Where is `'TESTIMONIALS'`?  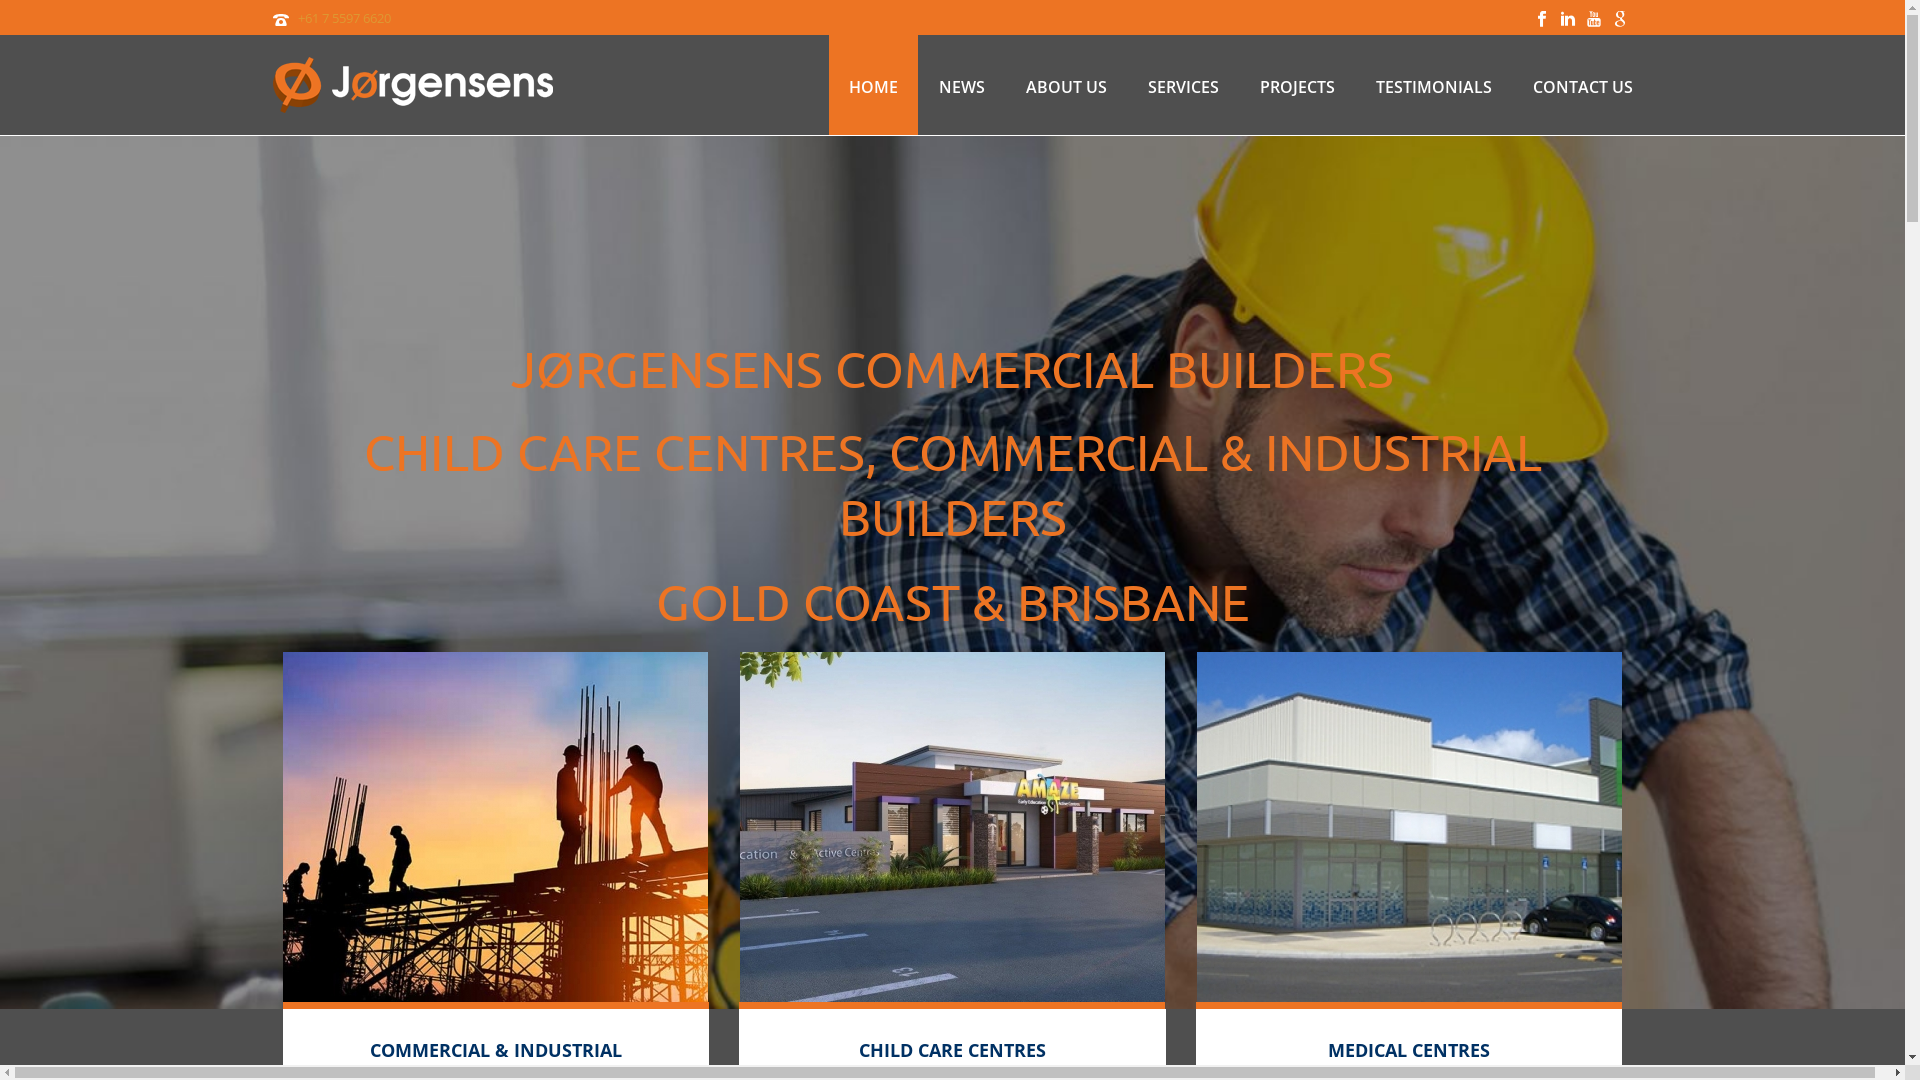 'TESTIMONIALS' is located at coordinates (1356, 83).